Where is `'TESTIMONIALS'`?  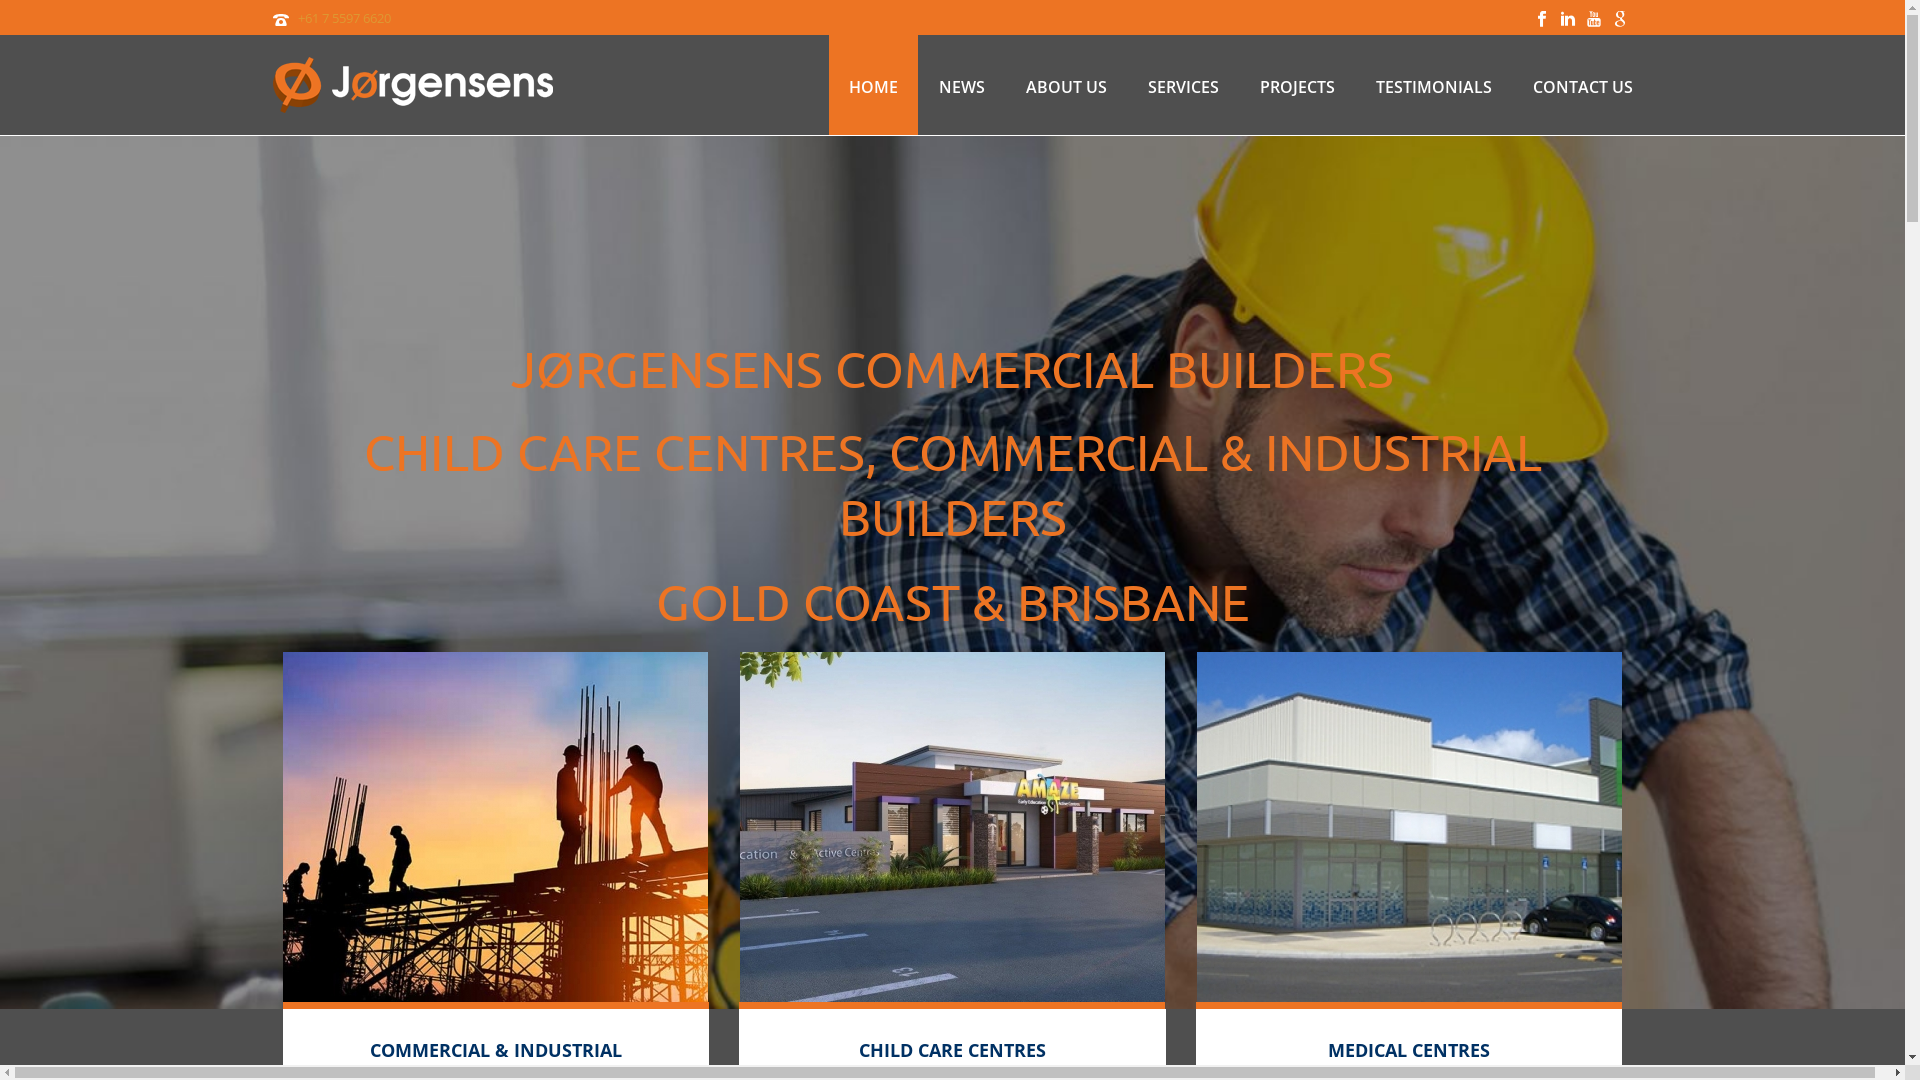 'TESTIMONIALS' is located at coordinates (1356, 83).